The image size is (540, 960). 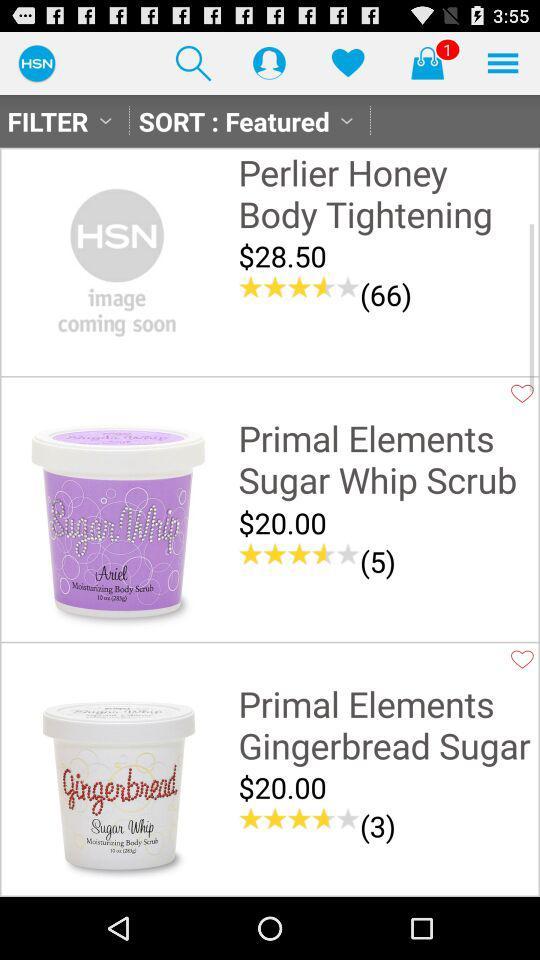 What do you see at coordinates (426, 62) in the screenshot?
I see `adding cart option` at bounding box center [426, 62].